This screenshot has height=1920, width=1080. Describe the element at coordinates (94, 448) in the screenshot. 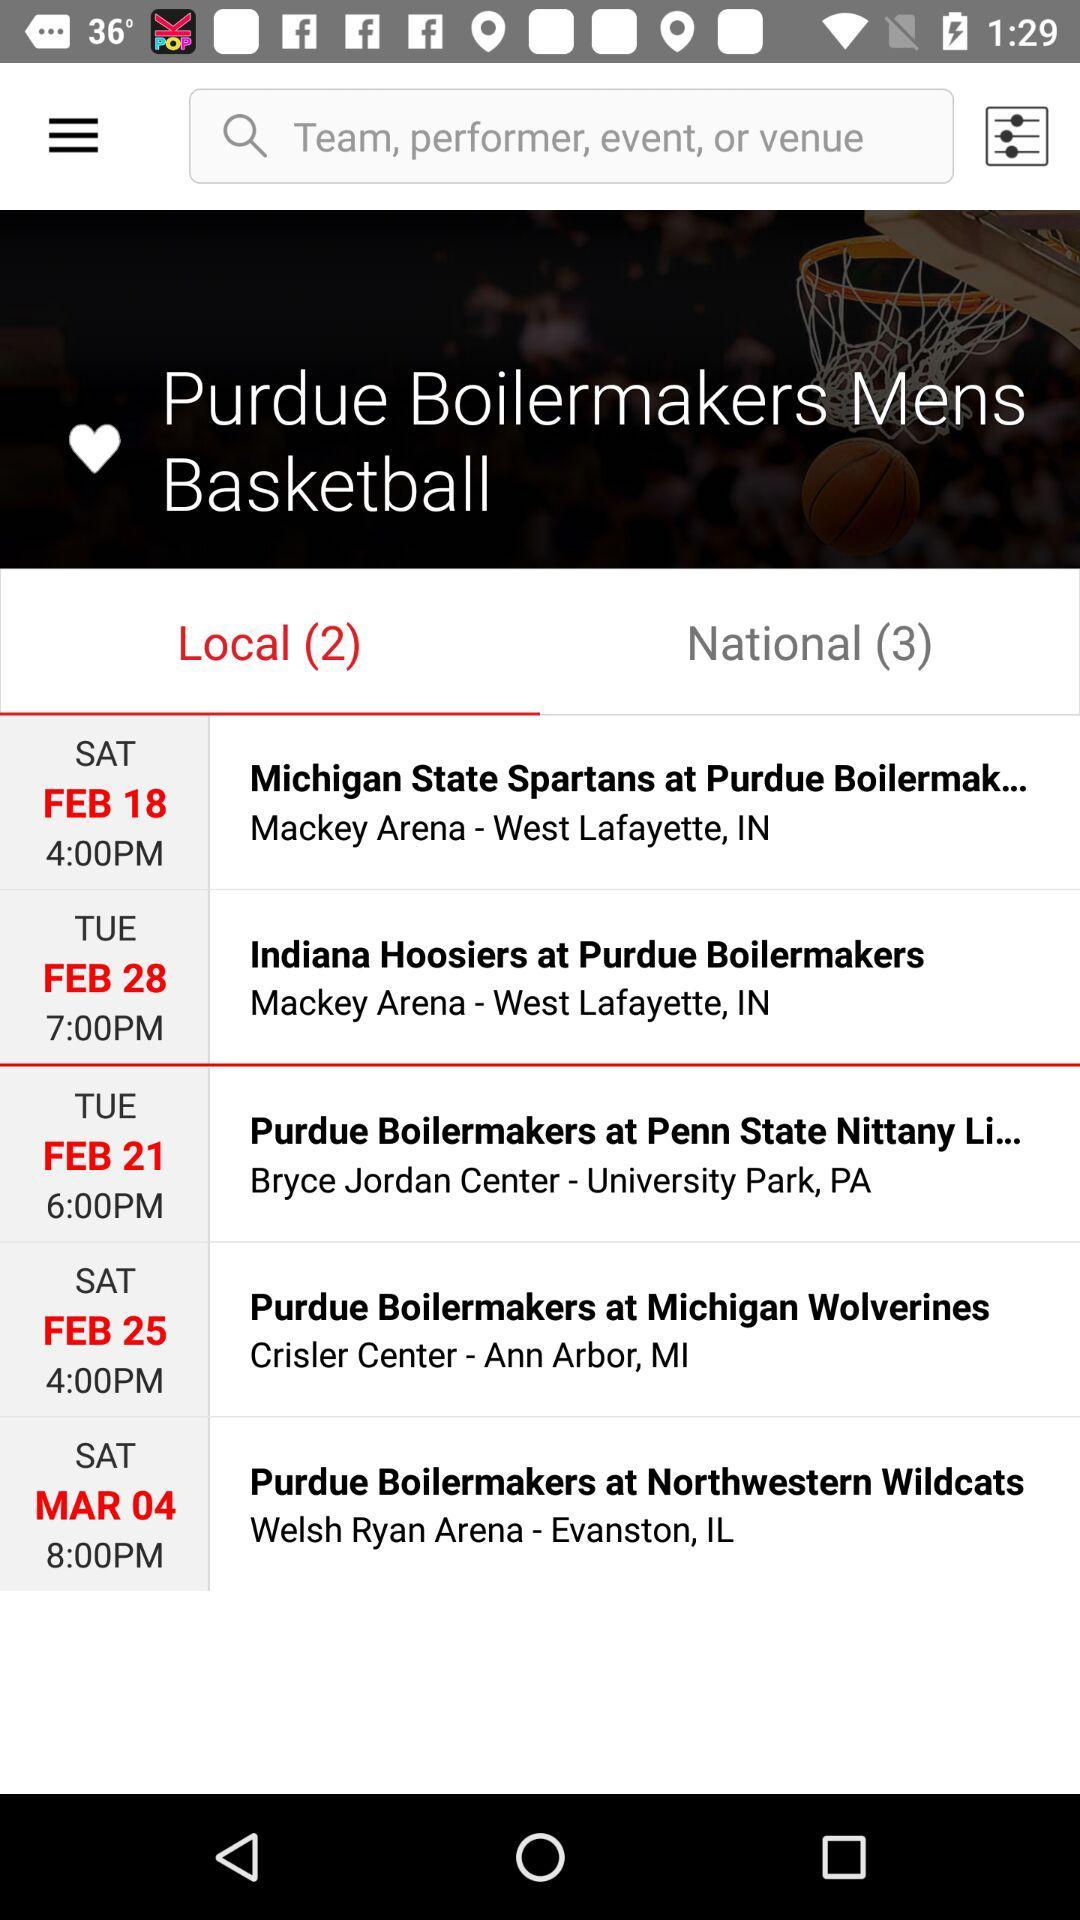

I see `the favorite icon` at that location.